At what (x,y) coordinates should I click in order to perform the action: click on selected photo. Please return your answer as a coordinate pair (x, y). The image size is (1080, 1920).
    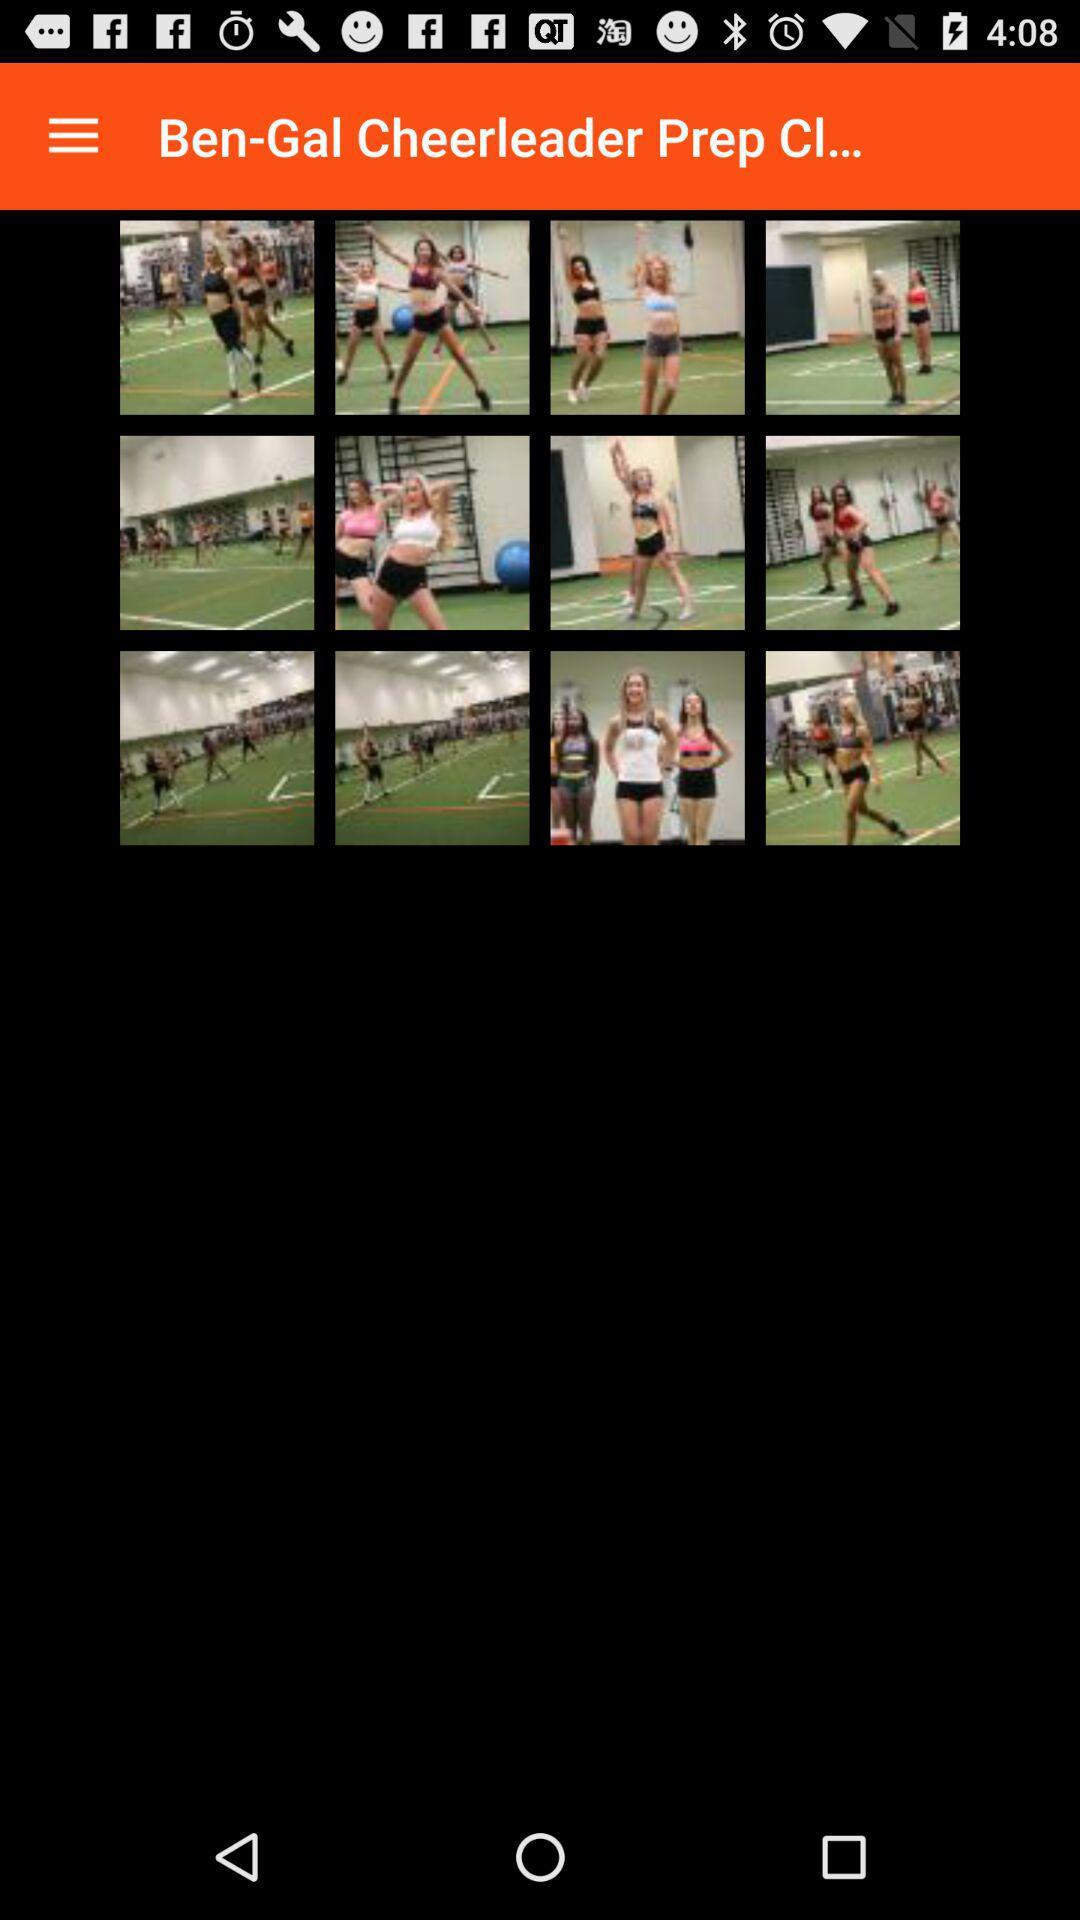
    Looking at the image, I should click on (217, 316).